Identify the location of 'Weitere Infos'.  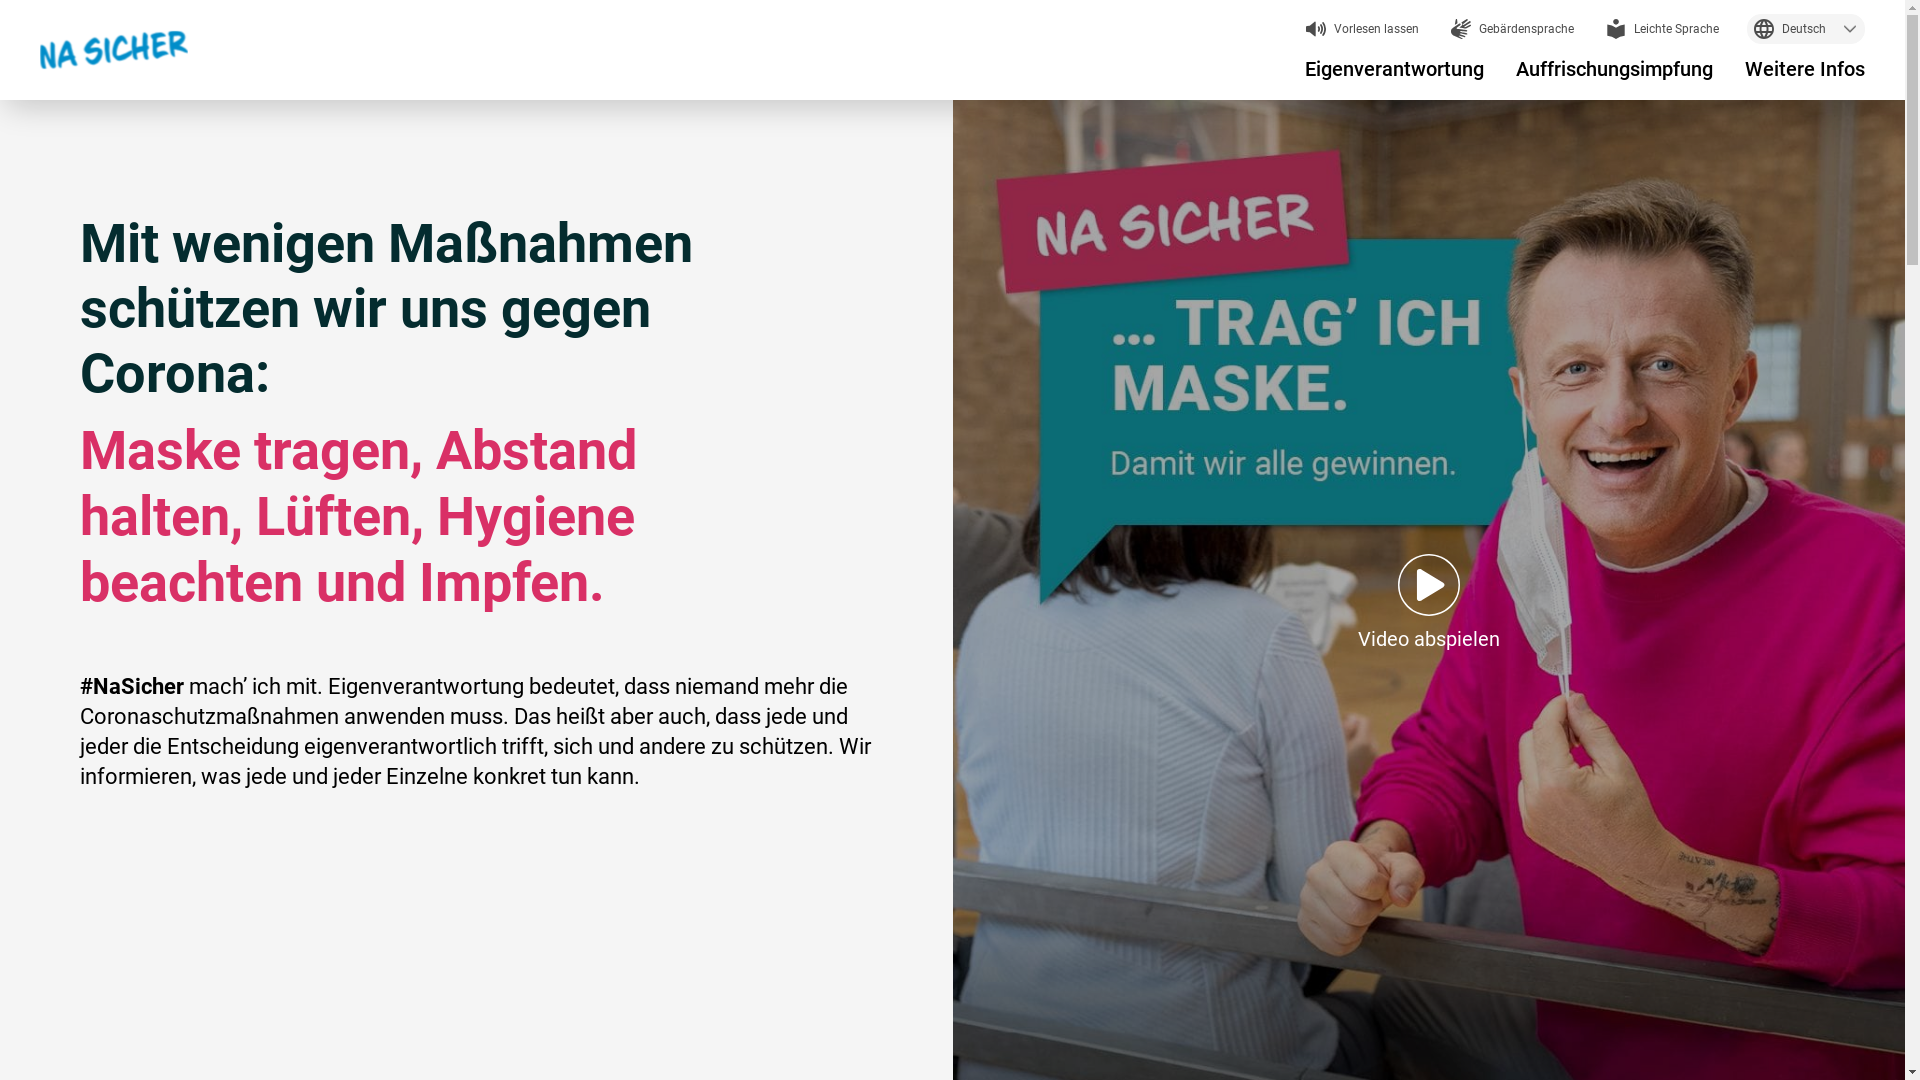
(1804, 68).